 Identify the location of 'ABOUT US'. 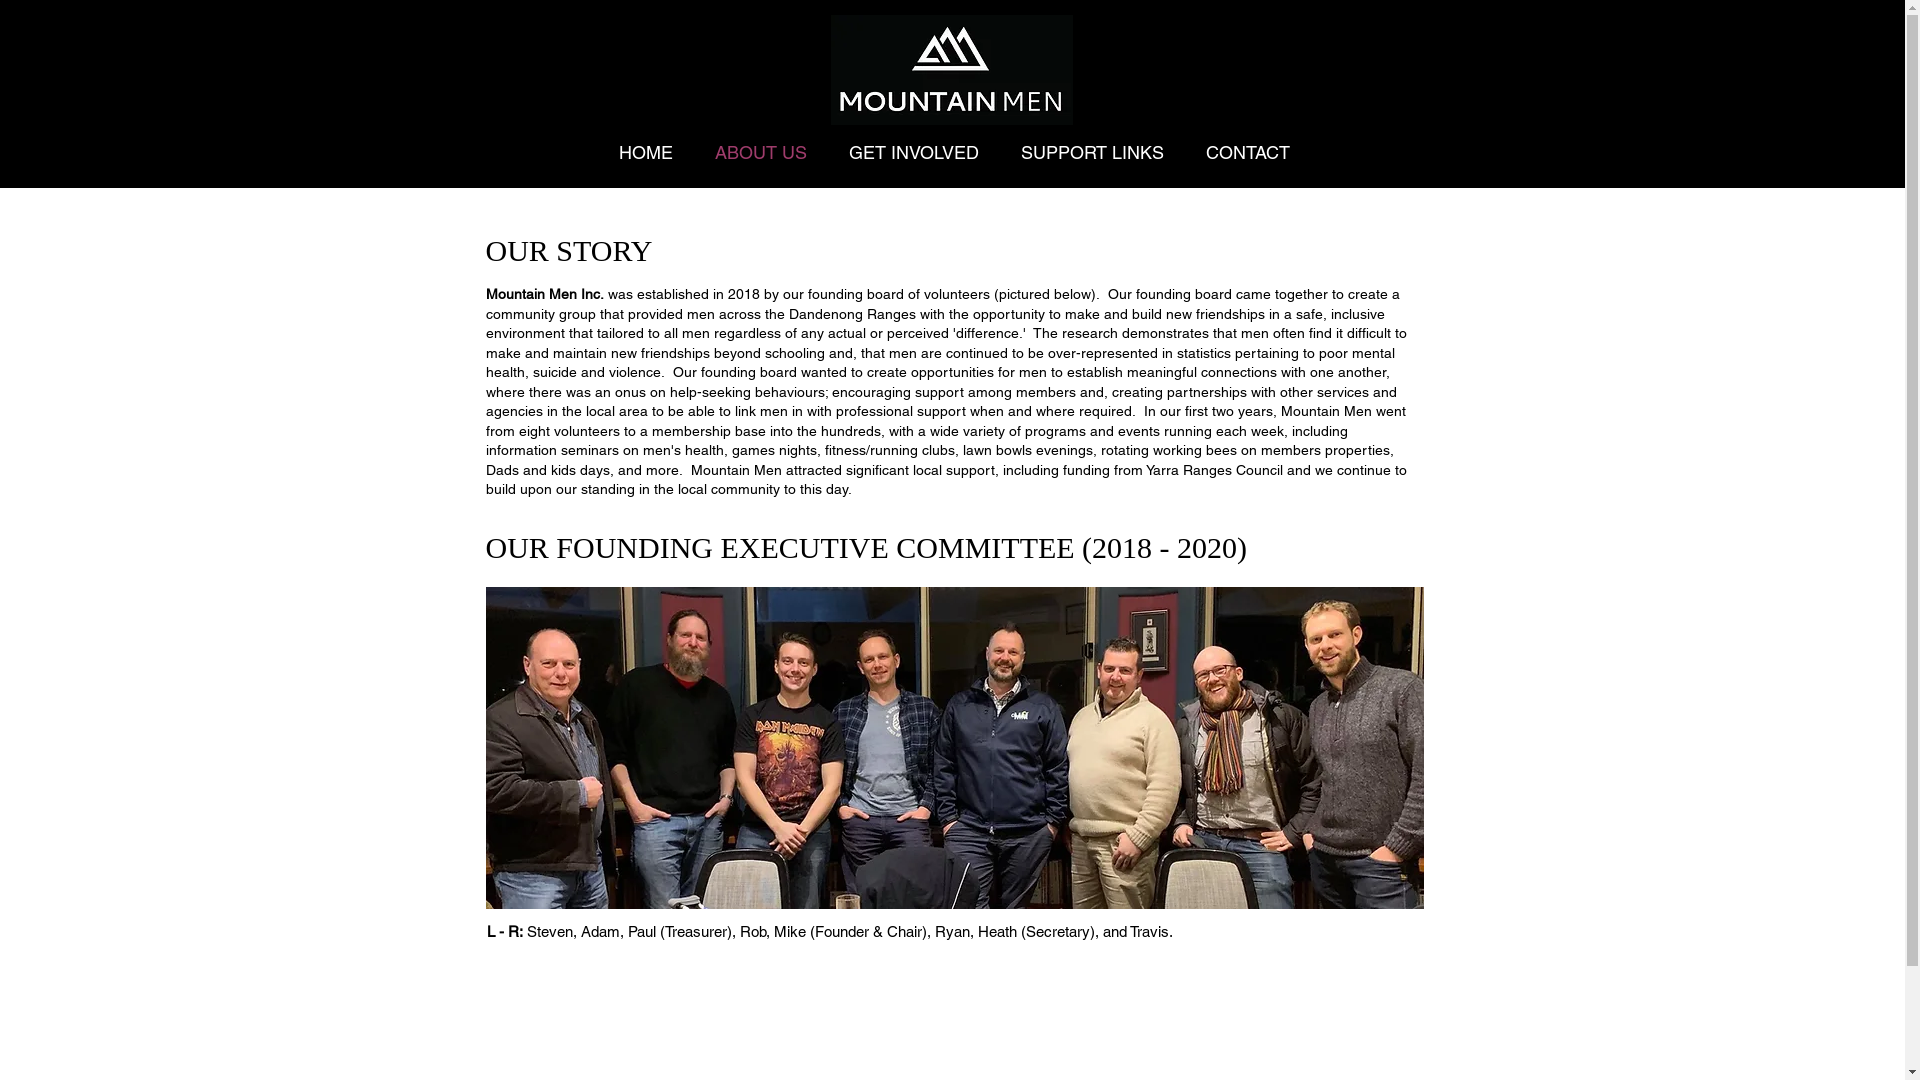
(760, 151).